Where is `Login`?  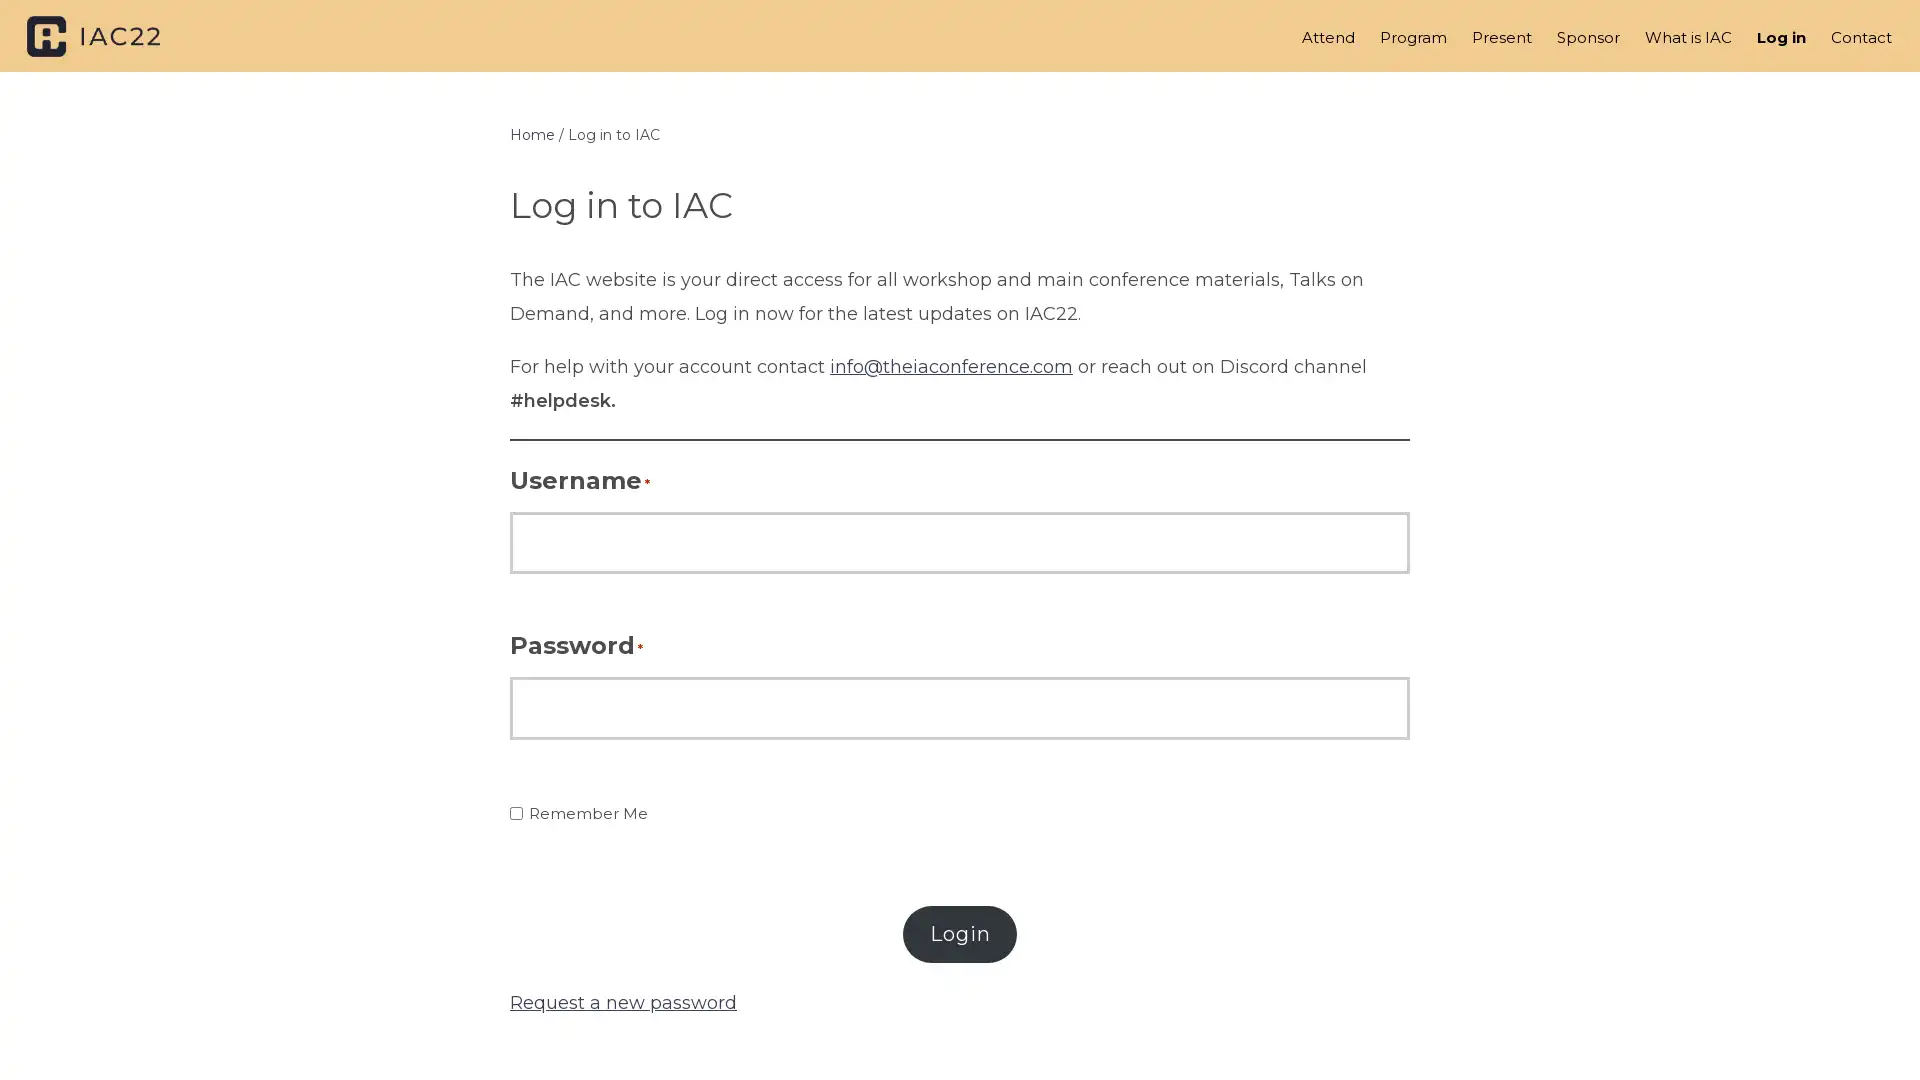
Login is located at coordinates (958, 933).